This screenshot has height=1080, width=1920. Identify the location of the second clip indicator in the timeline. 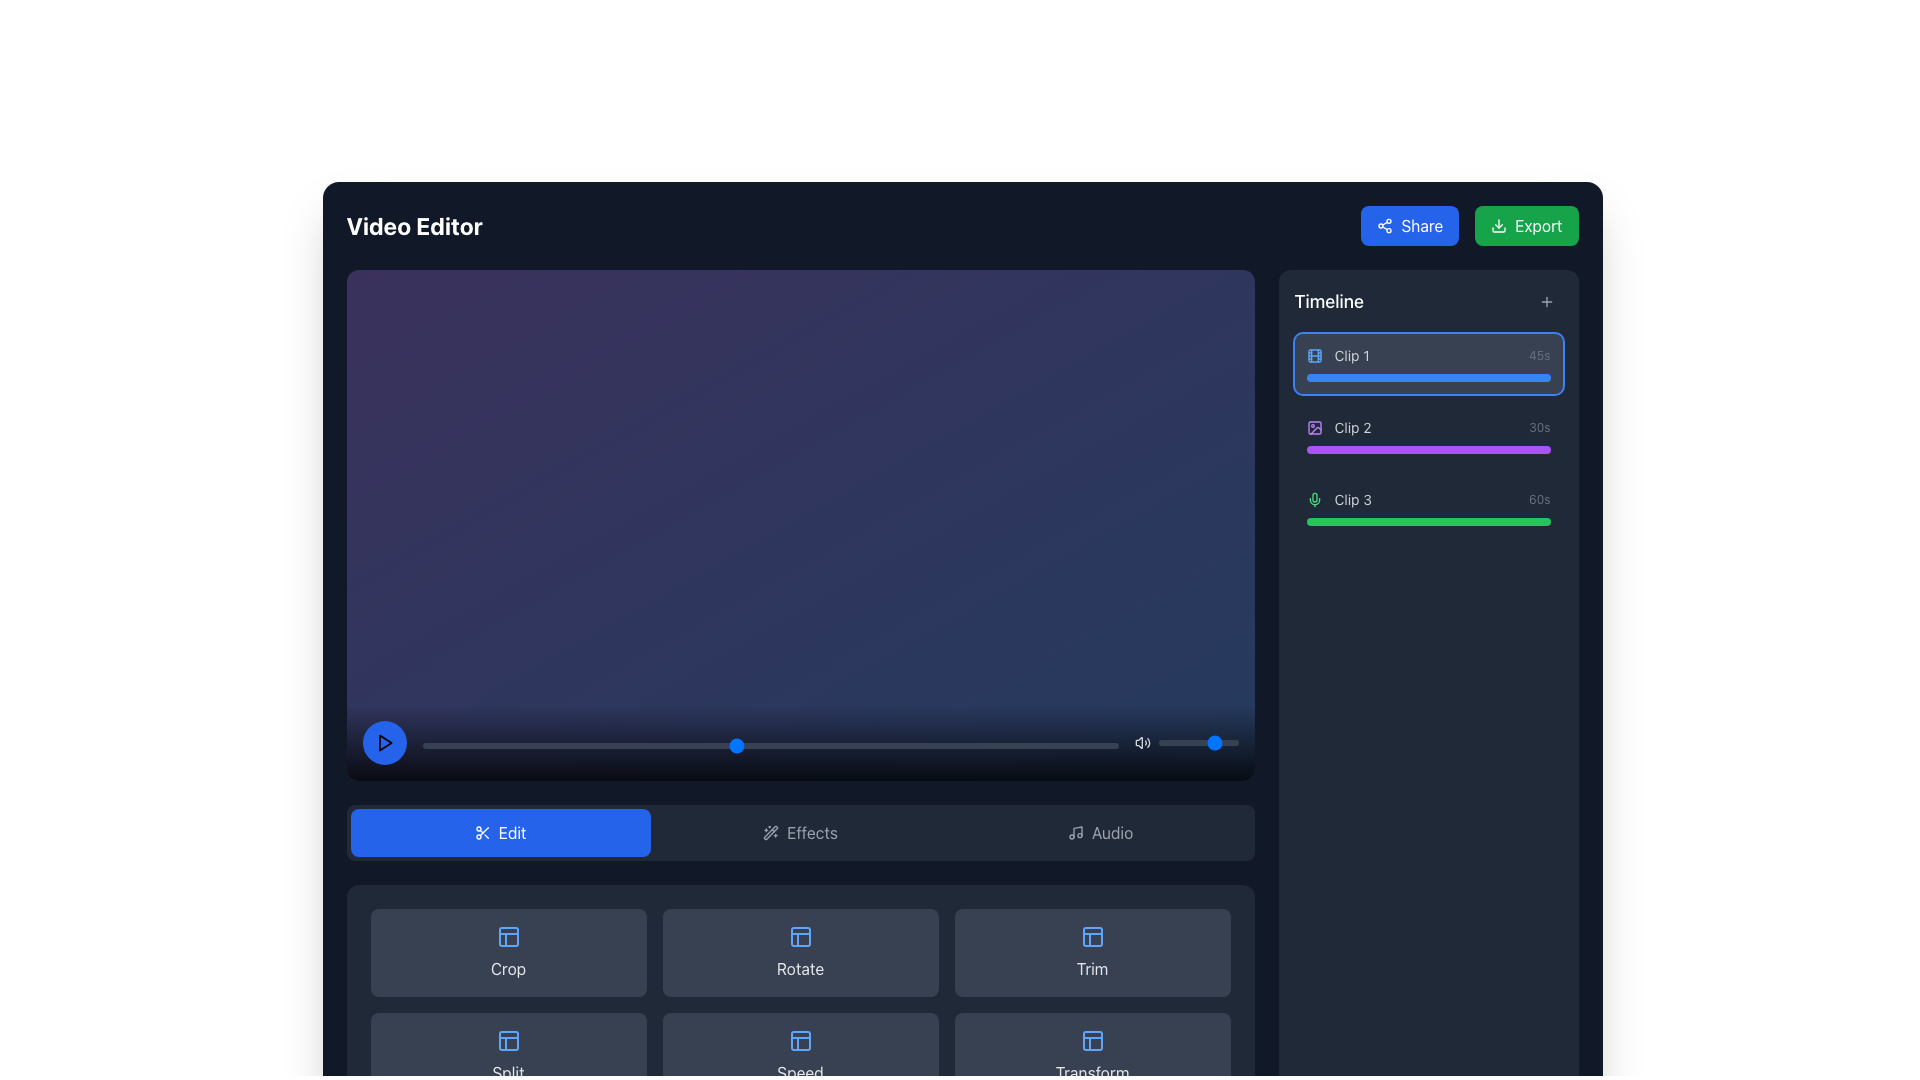
(1427, 434).